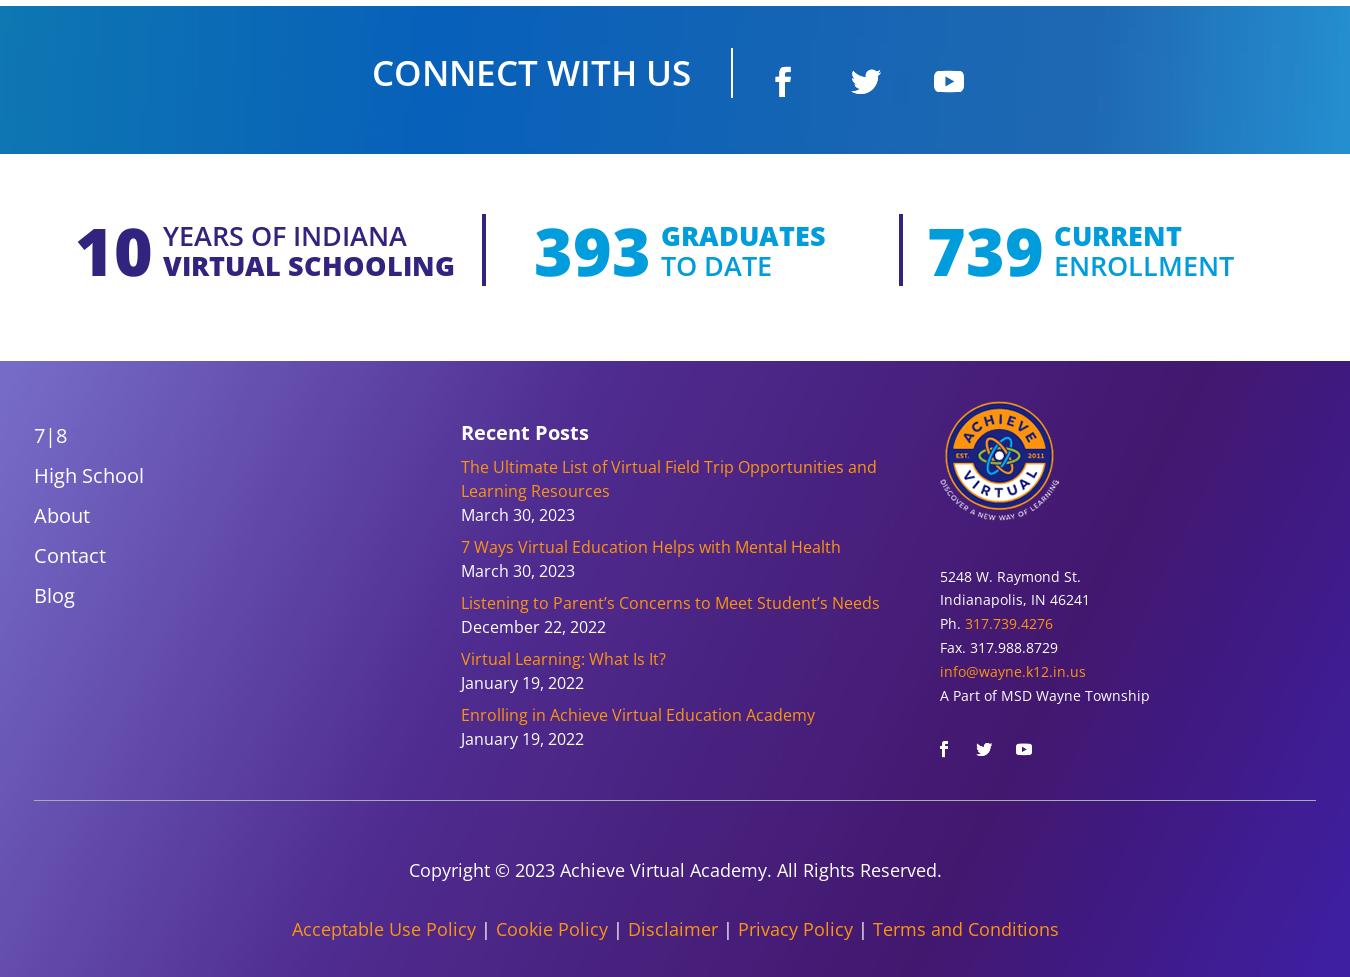 This screenshot has height=977, width=1350. Describe the element at coordinates (674, 868) in the screenshot. I see `'Copyright © 2023 Achieve Virtual Academy. All Rights Reserved.'` at that location.